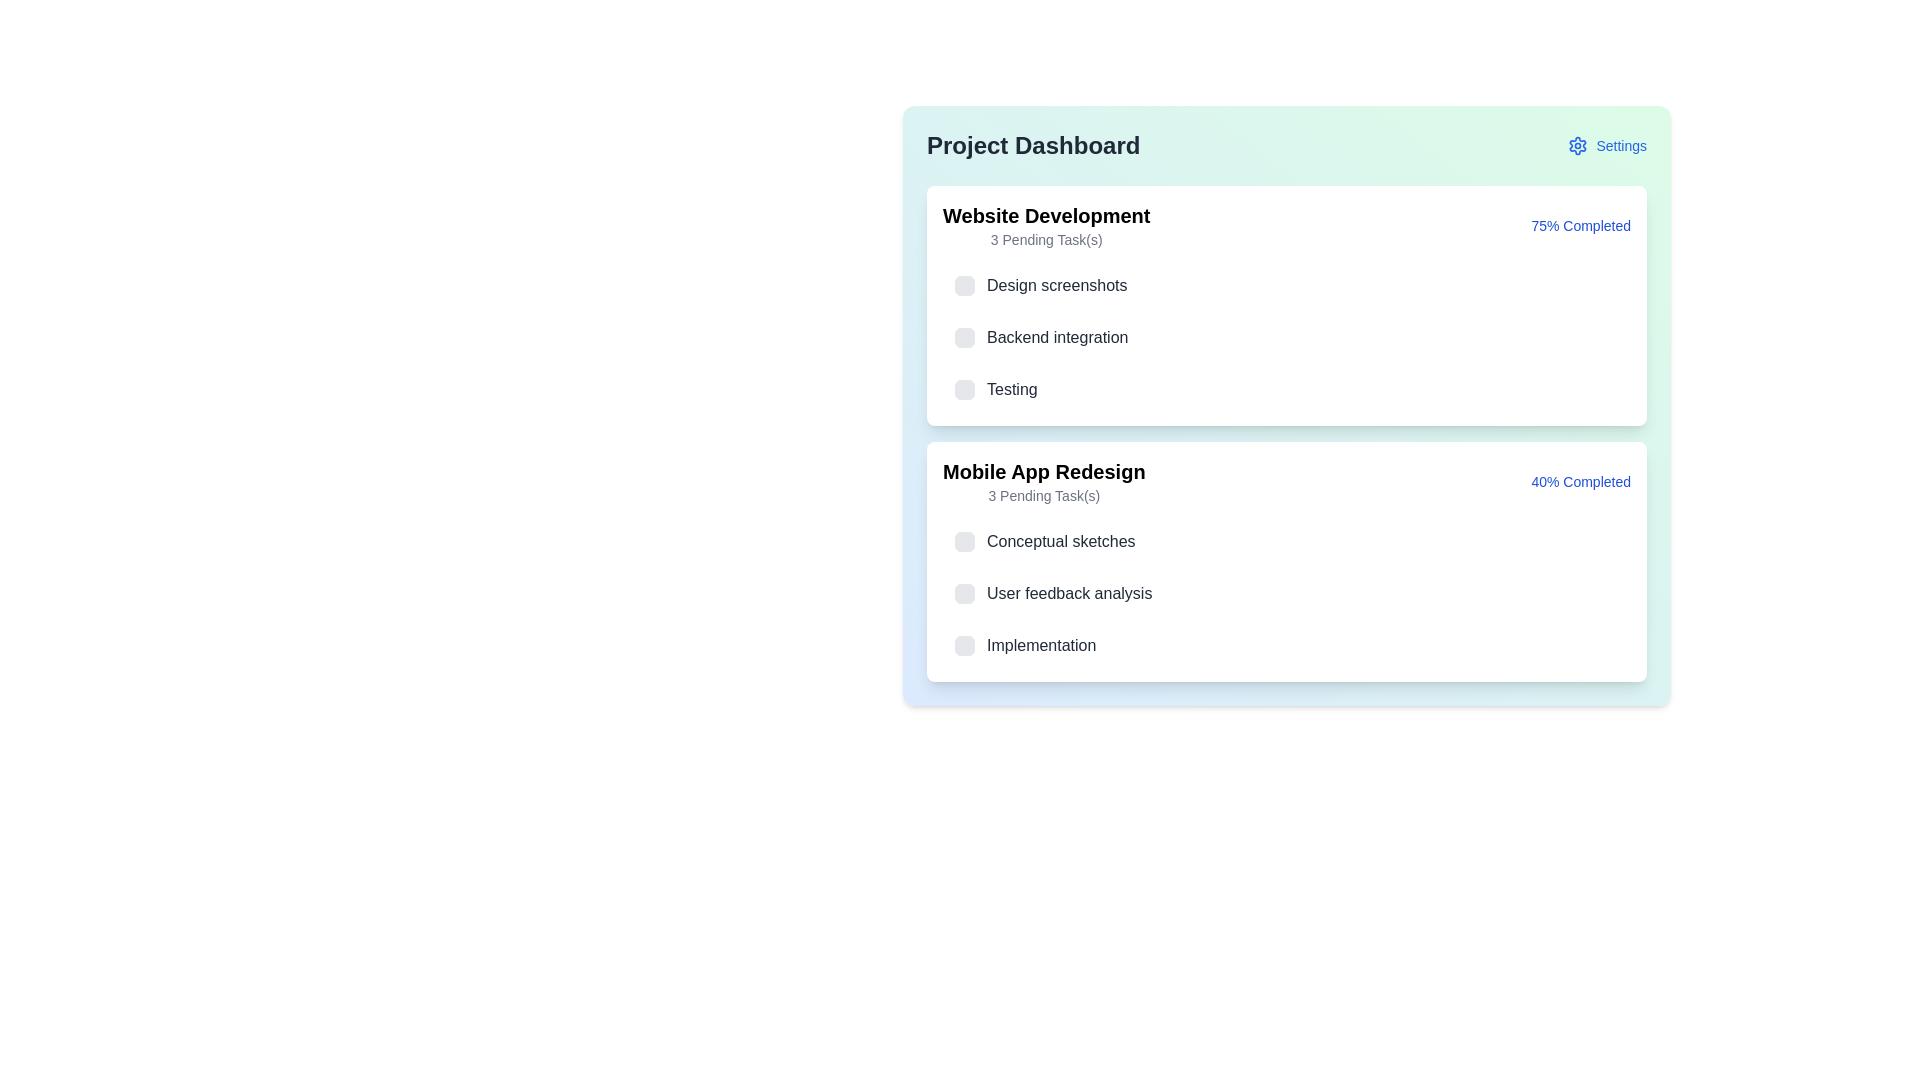  Describe the element at coordinates (964, 285) in the screenshot. I see `the Checkbox element located to the left of the text 'Design screenshots' under the 'Website Development' section` at that location.